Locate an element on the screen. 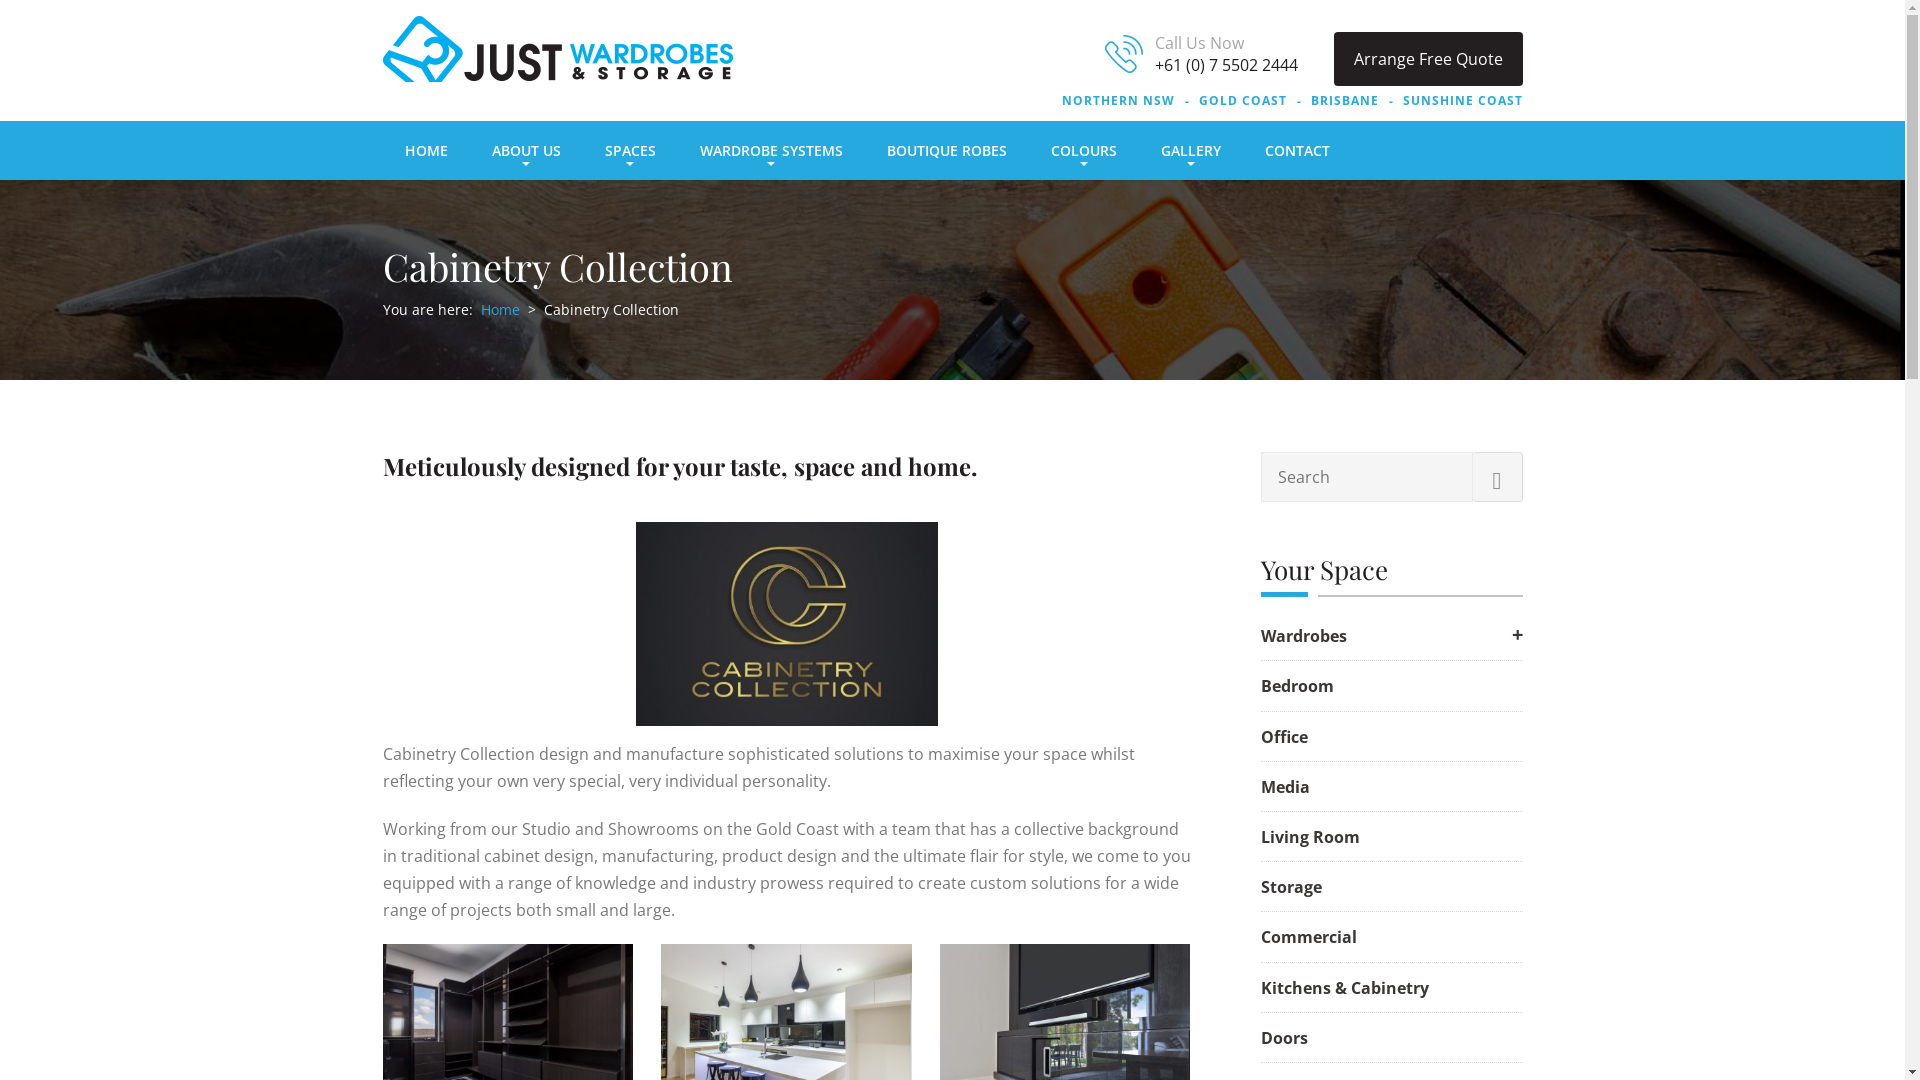 The height and width of the screenshot is (1080, 1920). 'GALLERY' is located at coordinates (1137, 149).